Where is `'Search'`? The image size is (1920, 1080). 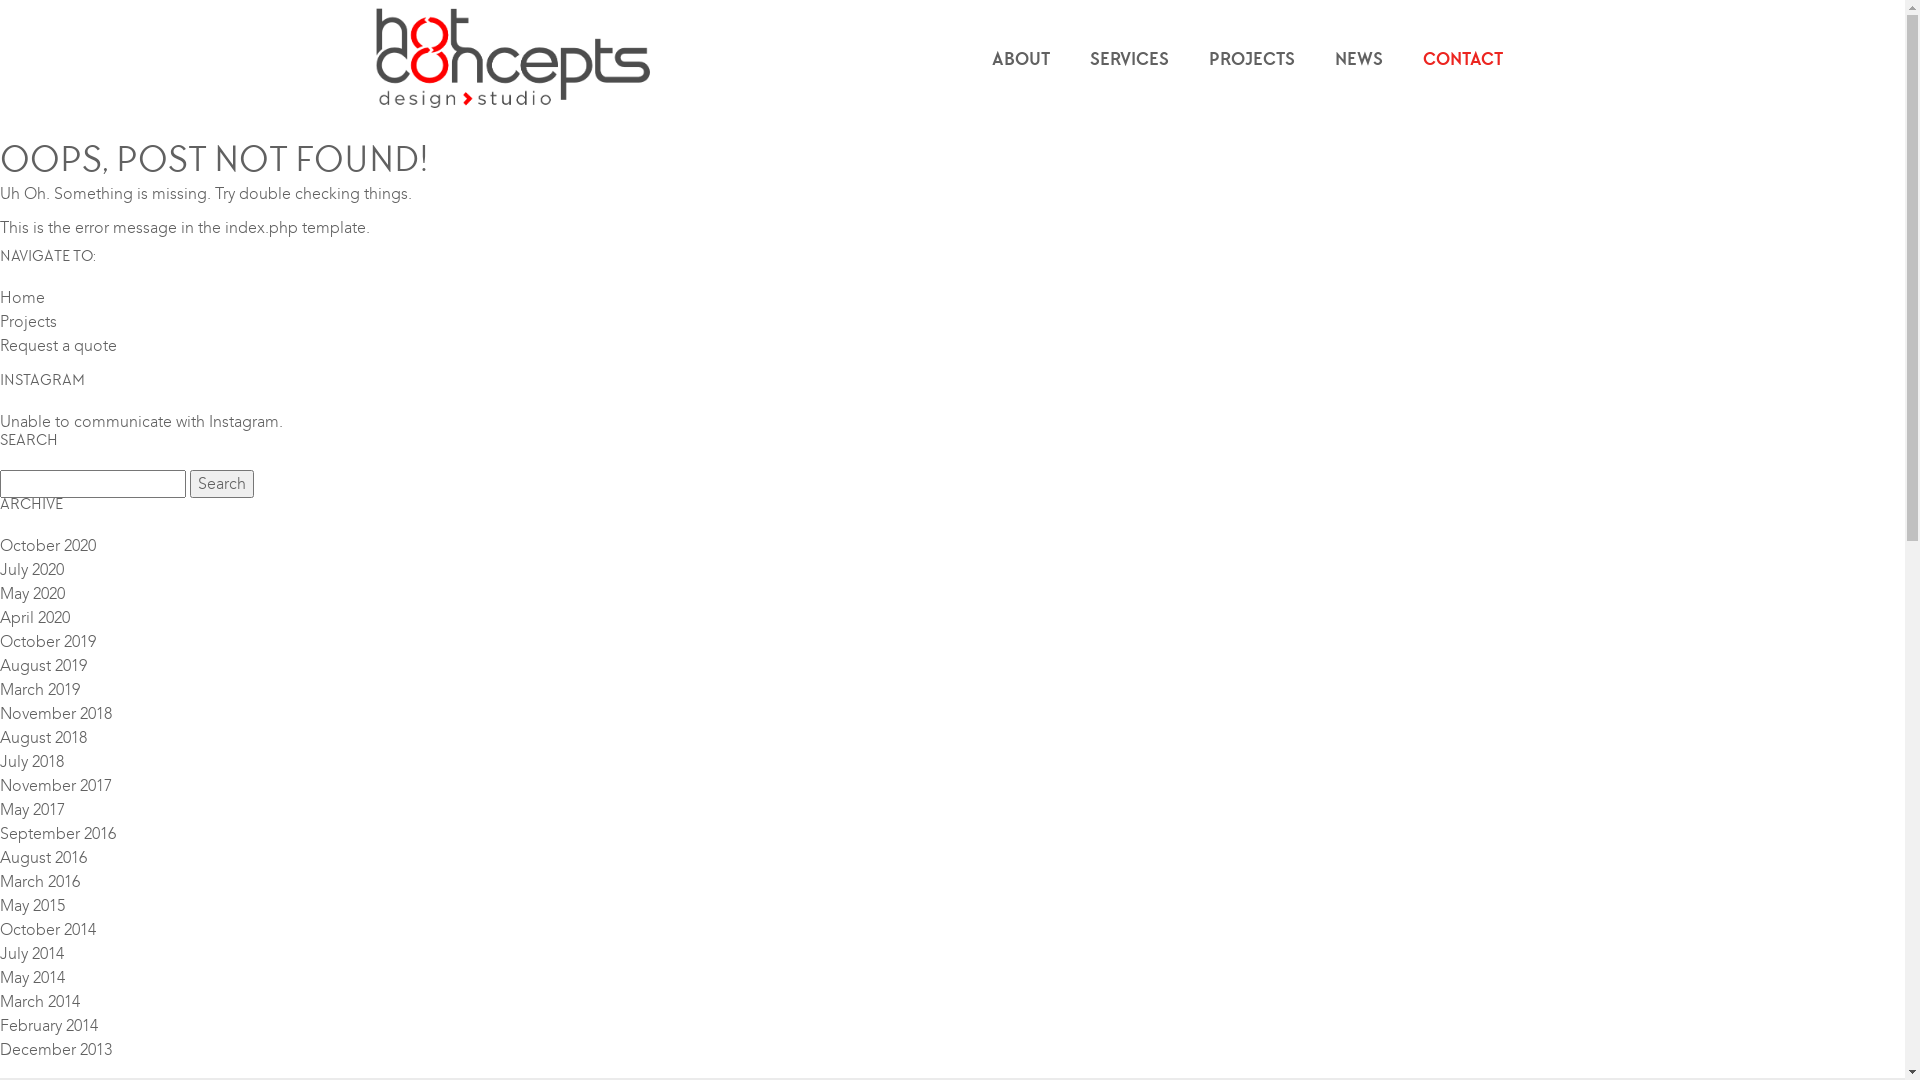 'Search' is located at coordinates (221, 483).